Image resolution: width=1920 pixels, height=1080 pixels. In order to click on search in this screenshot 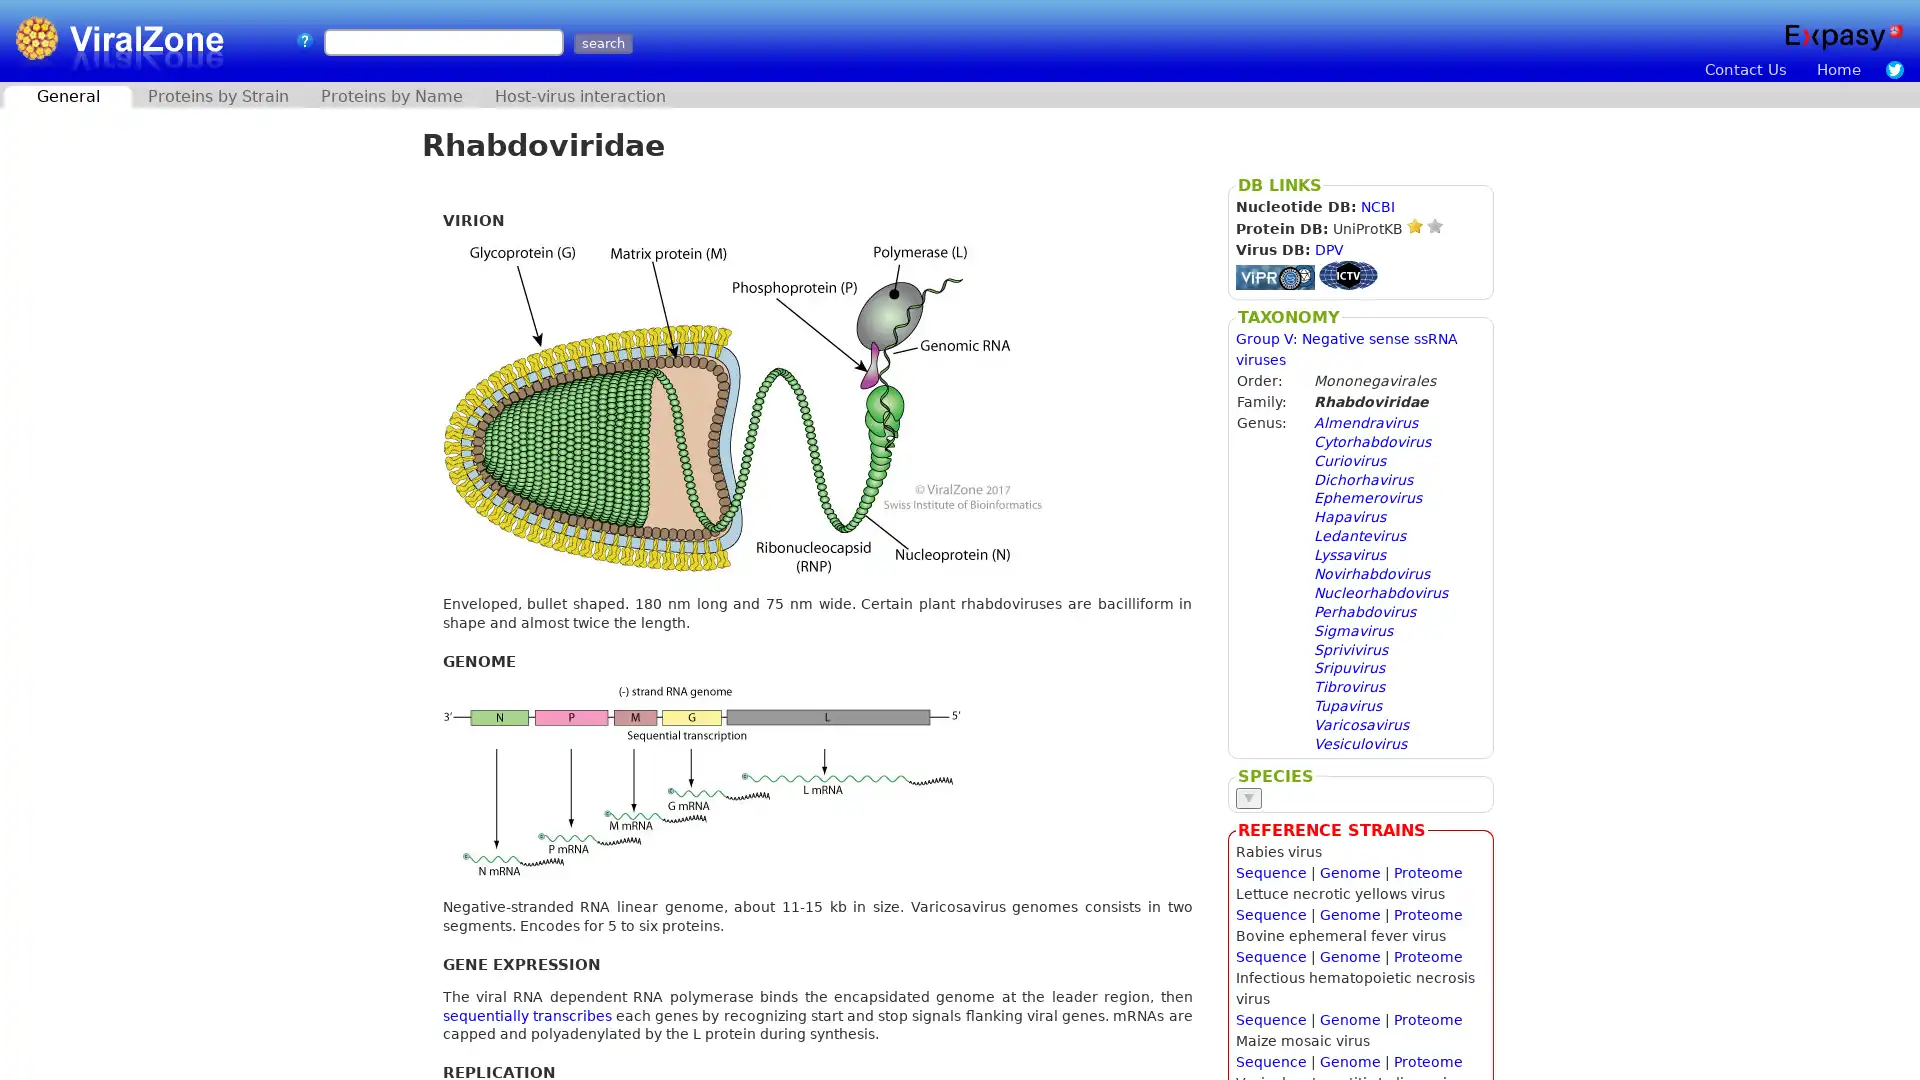, I will do `click(601, 43)`.